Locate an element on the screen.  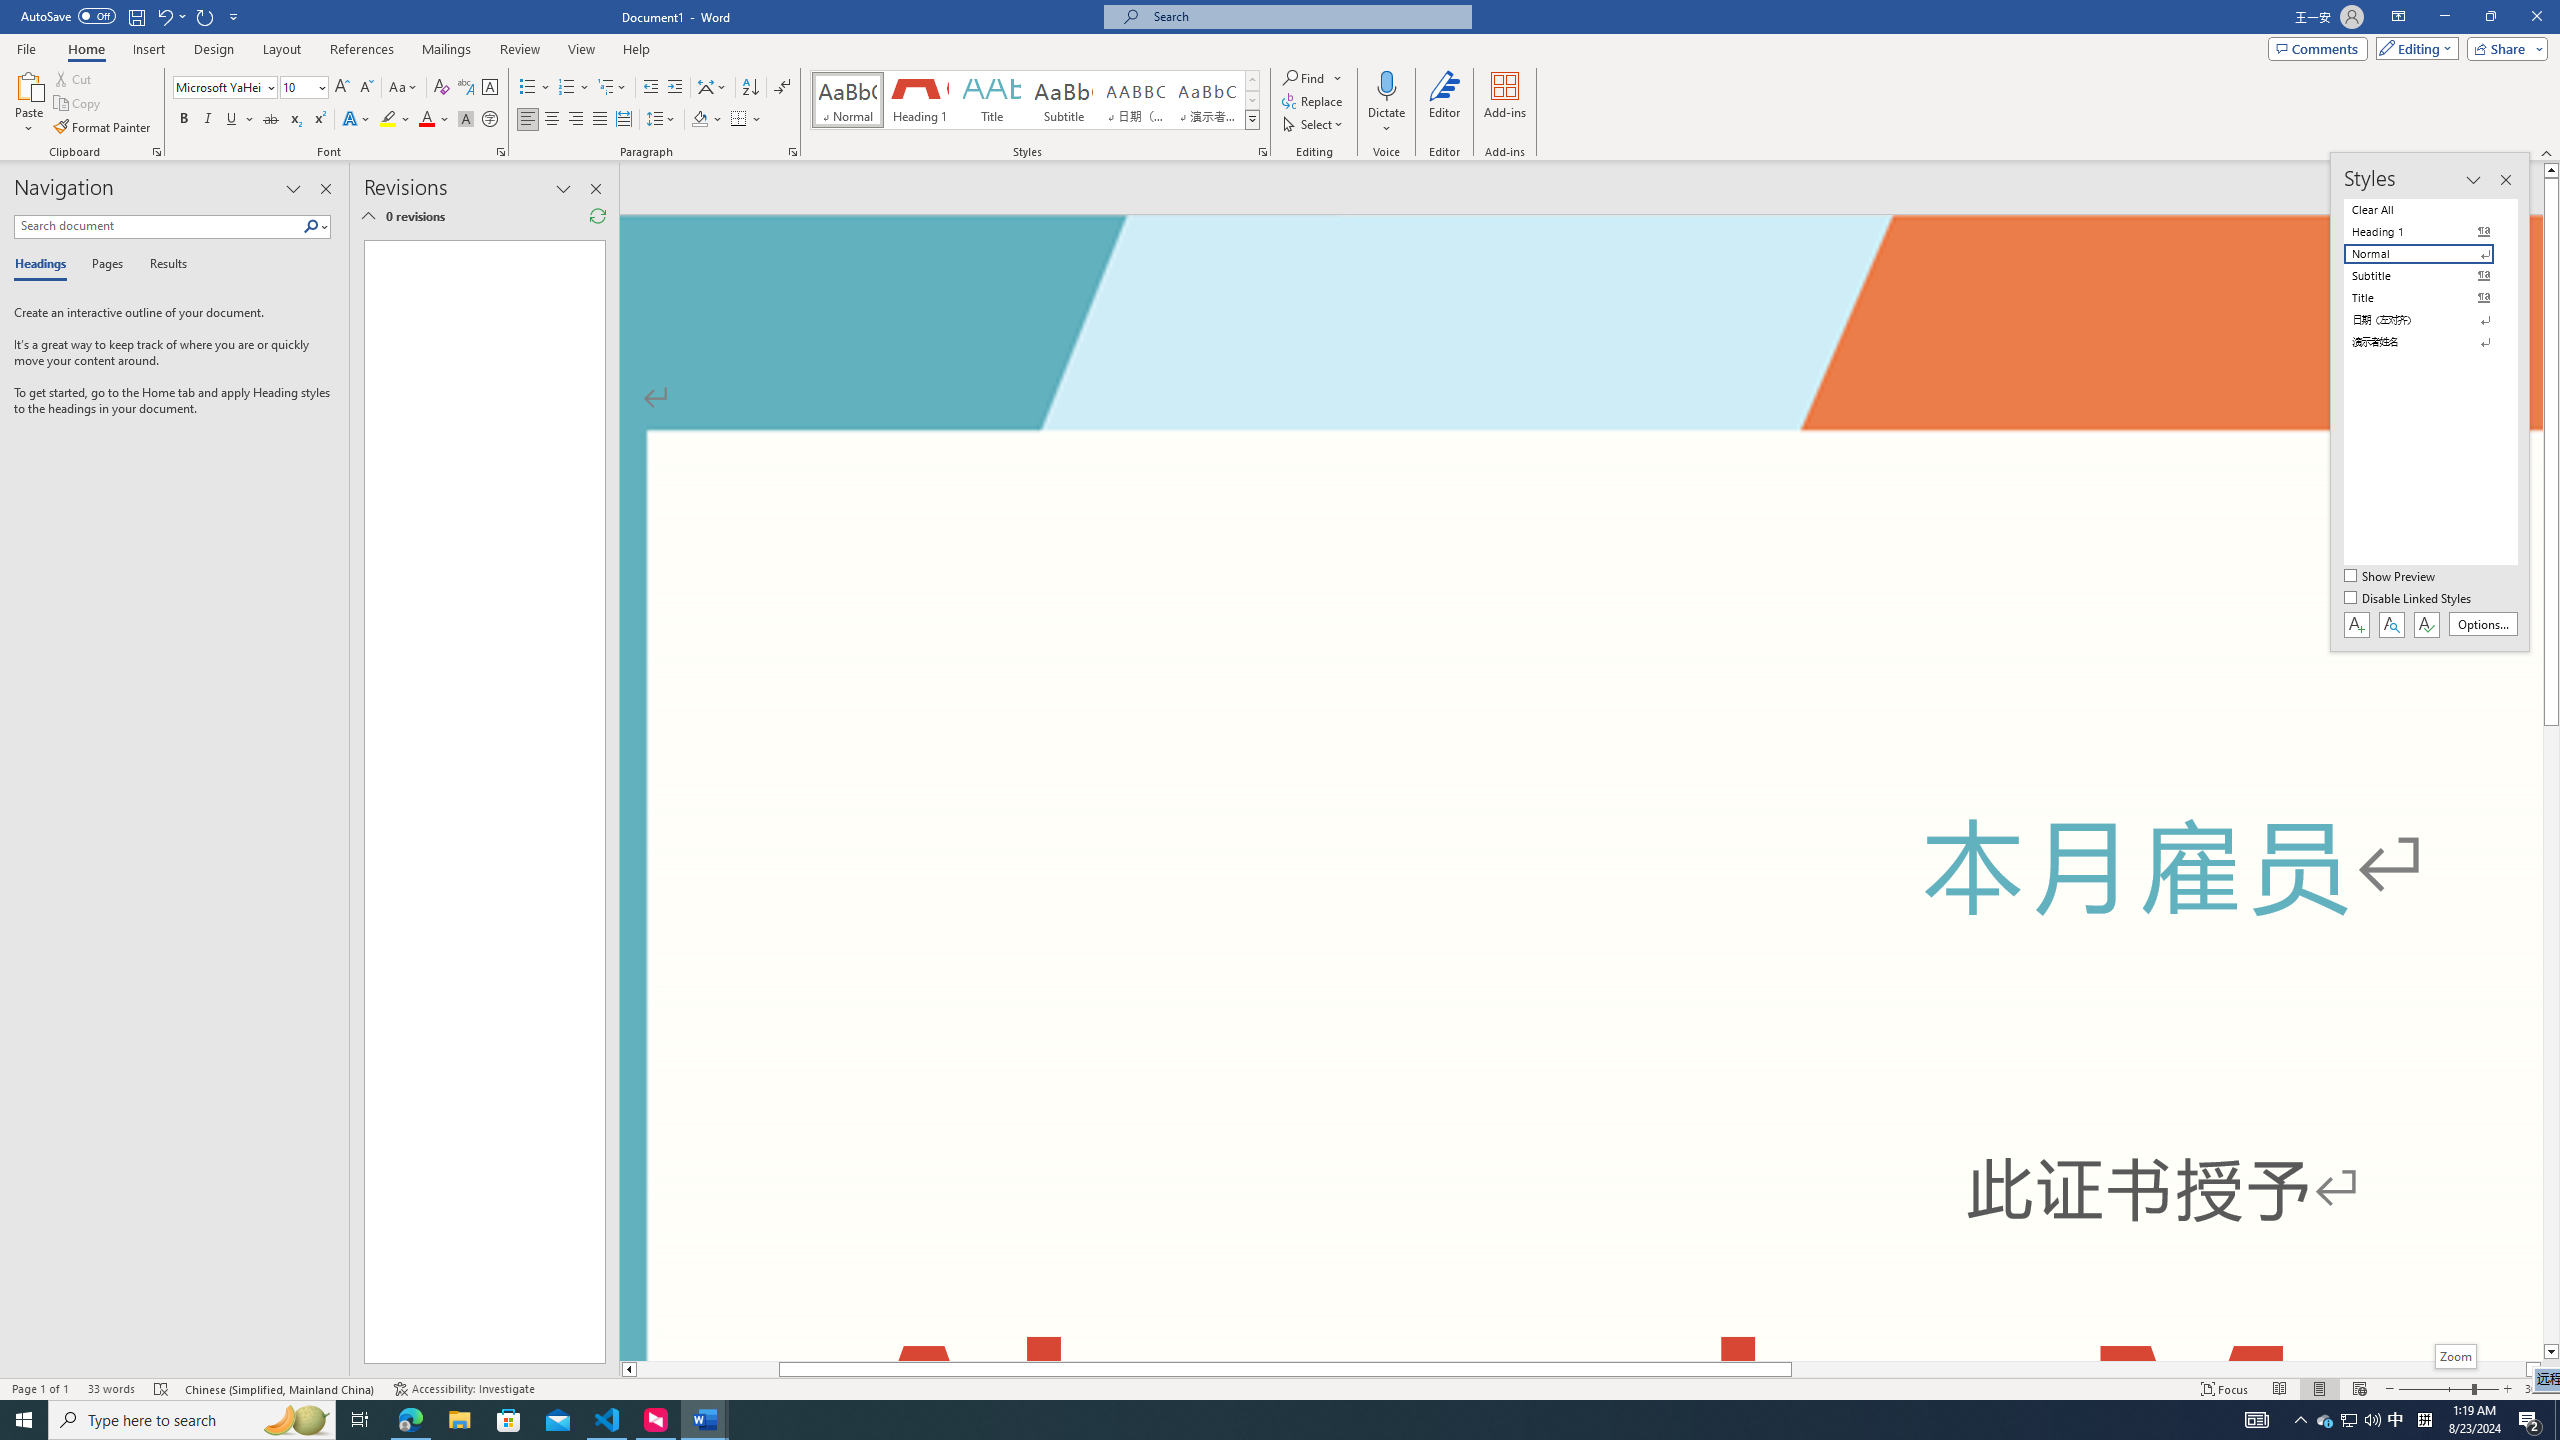
'Clear All' is located at coordinates (2431, 208).